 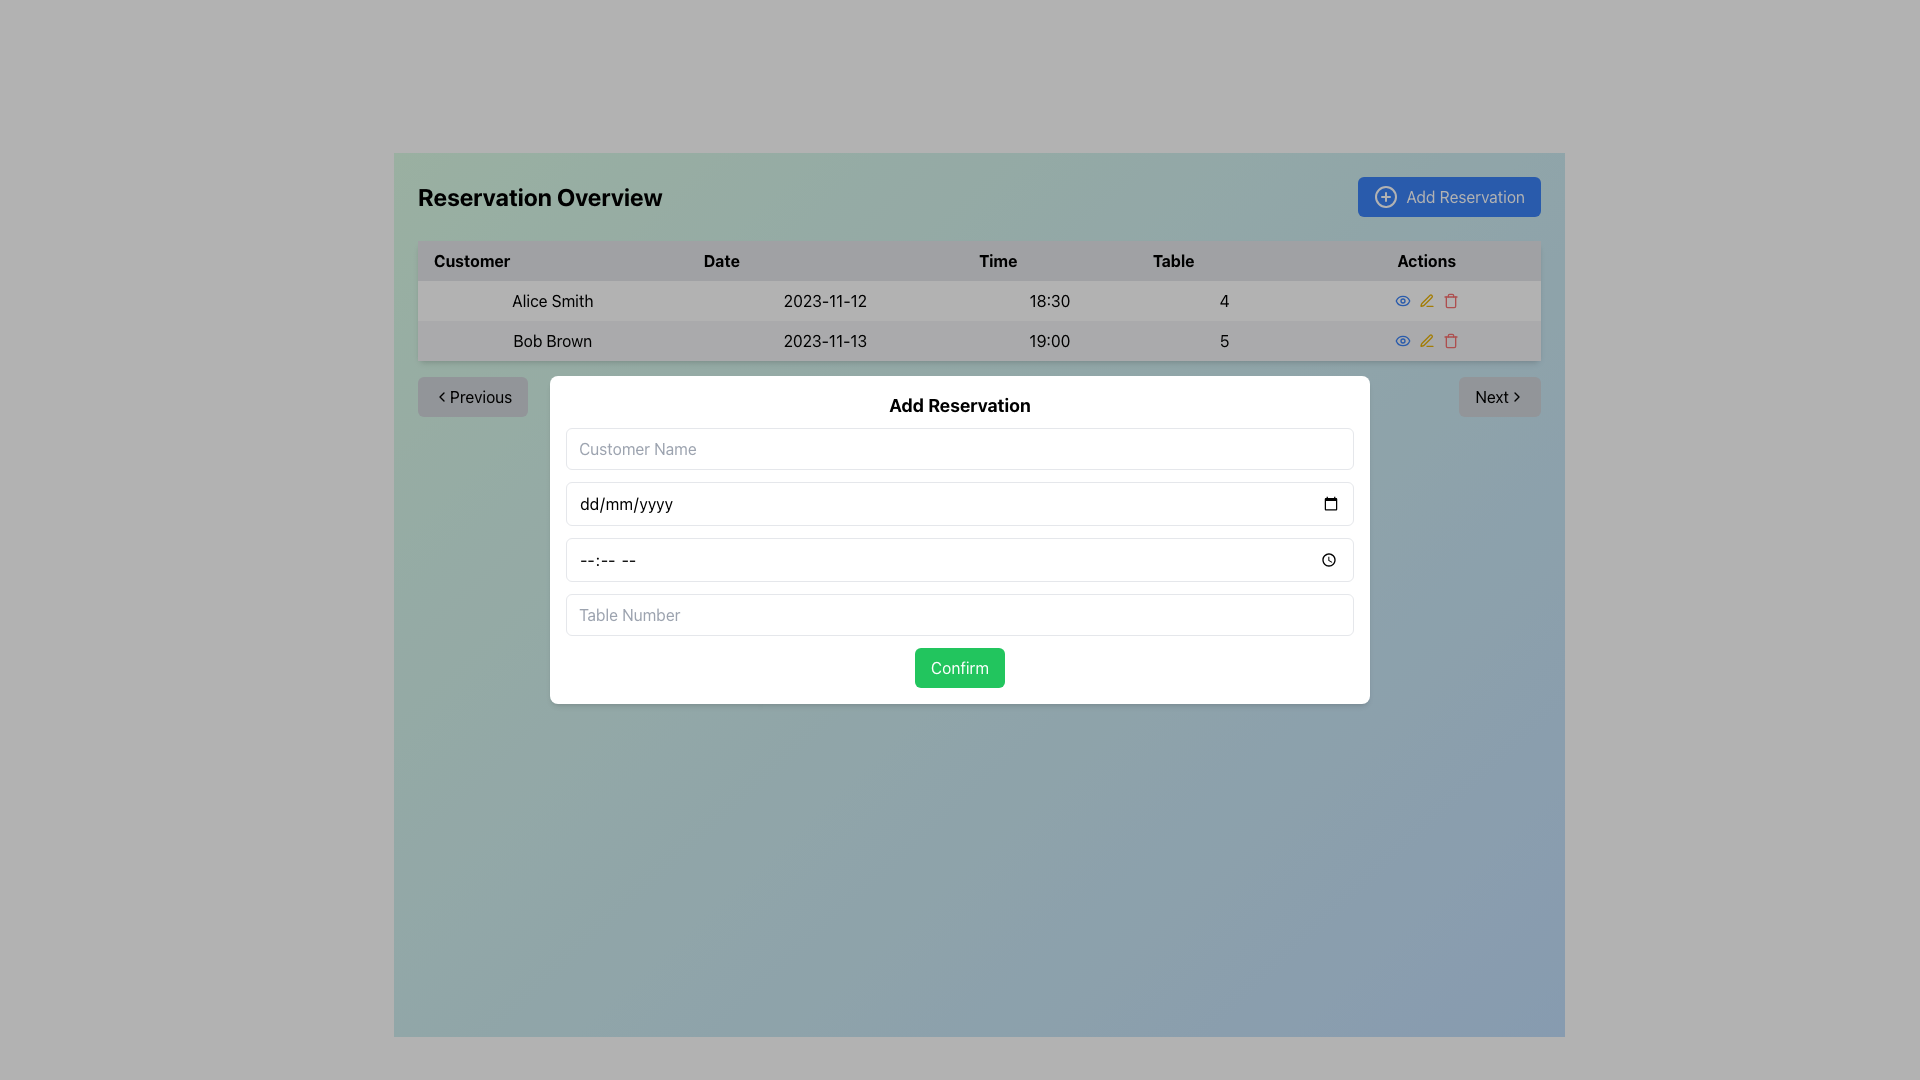 What do you see at coordinates (960, 559) in the screenshot?
I see `the Time input field located beneath the date input field and above the numeric input for table number in the 'Add Reservation' modal to focus it` at bounding box center [960, 559].